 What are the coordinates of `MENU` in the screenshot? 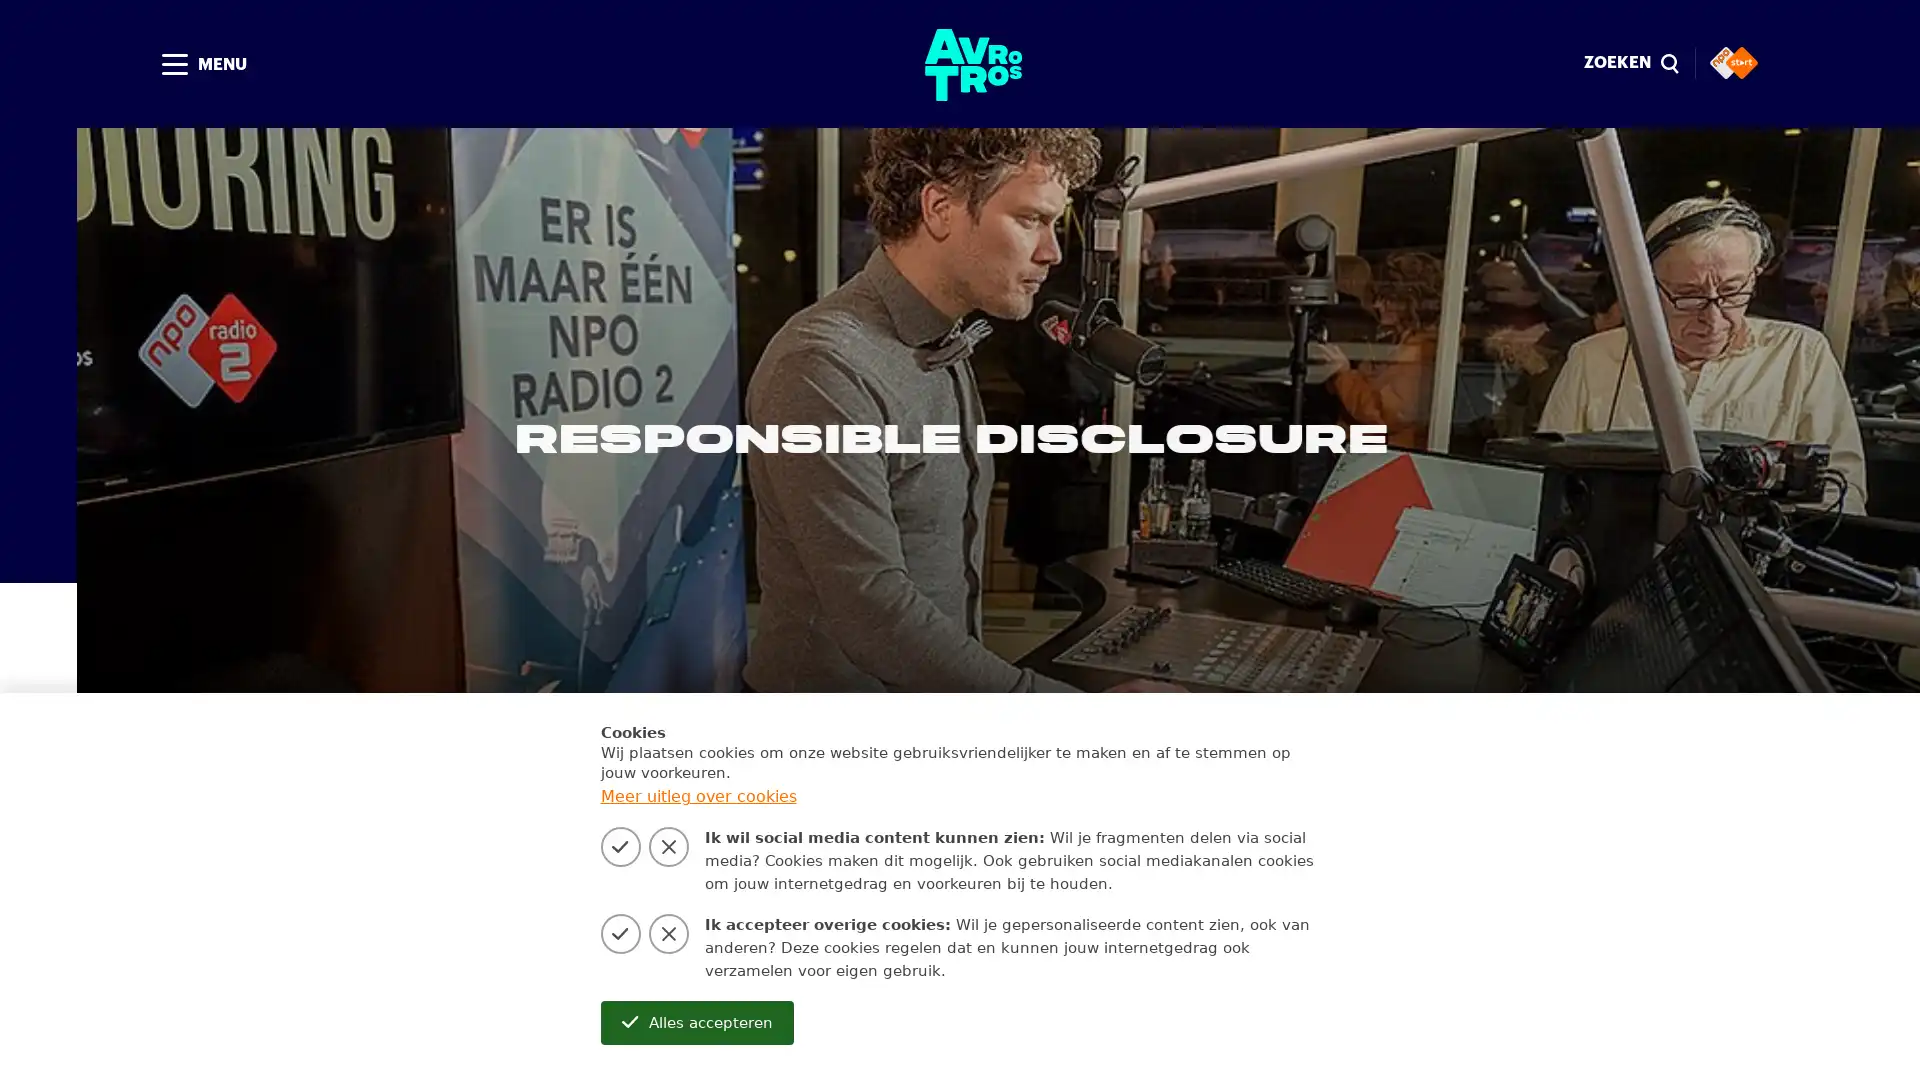 It's located at (202, 63).